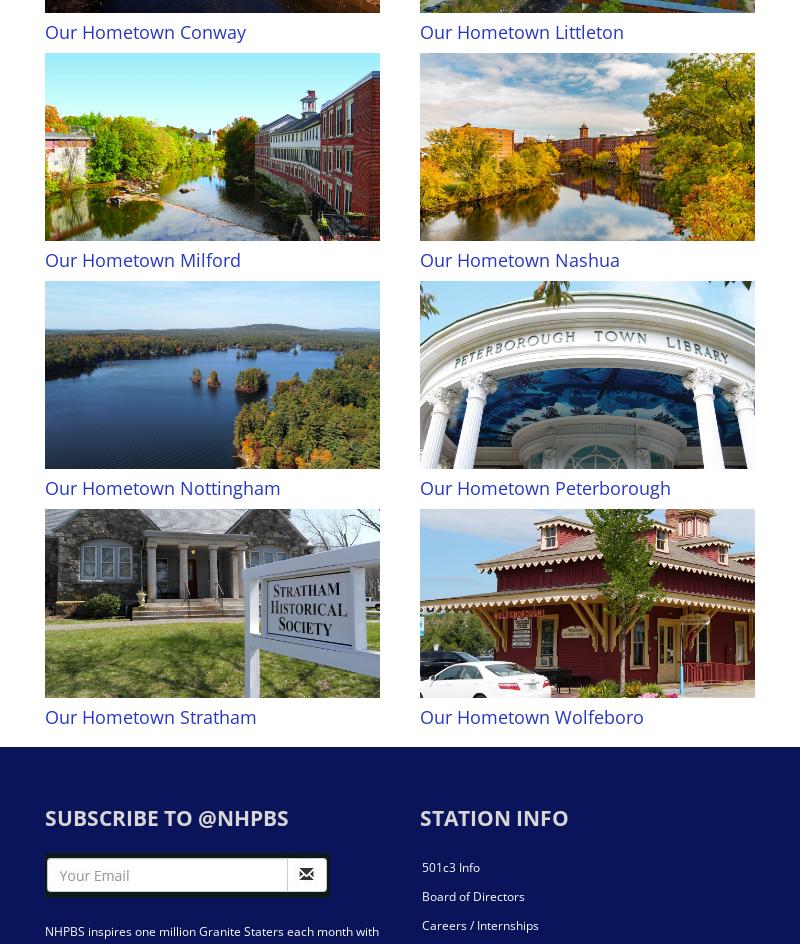 This screenshot has width=800, height=944. Describe the element at coordinates (420, 716) in the screenshot. I see `'Our Hometown Wolfeboro'` at that location.